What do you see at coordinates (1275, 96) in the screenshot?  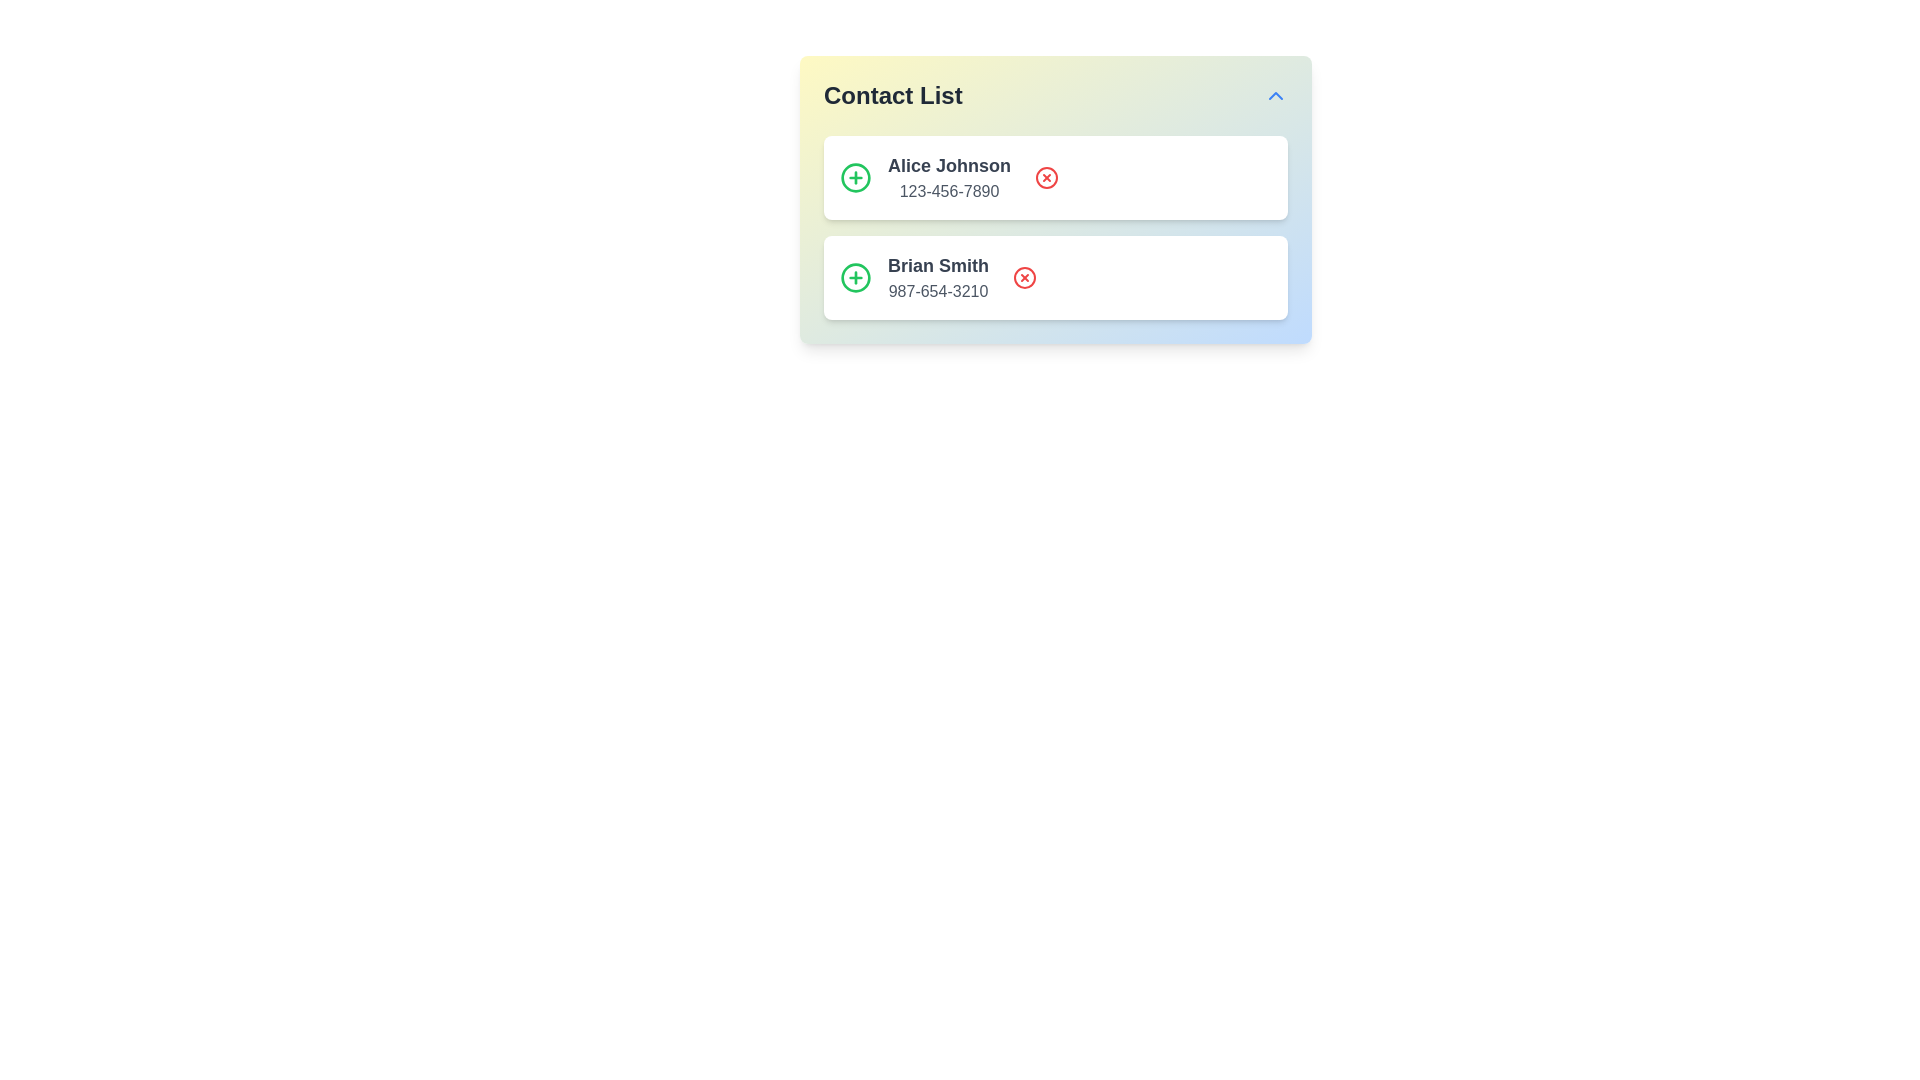 I see `the small blue chevron arrow button in the top-right corner of the contact list` at bounding box center [1275, 96].